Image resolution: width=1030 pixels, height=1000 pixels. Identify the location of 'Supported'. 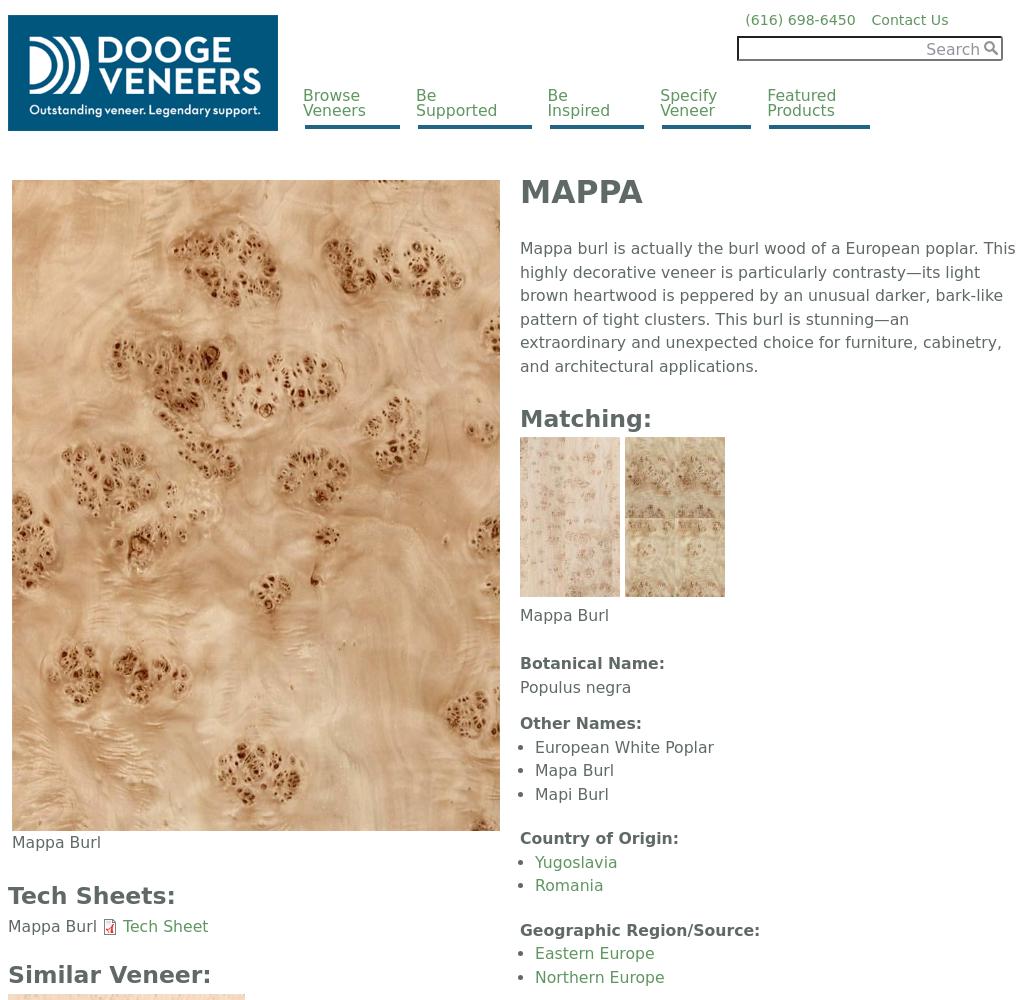
(454, 109).